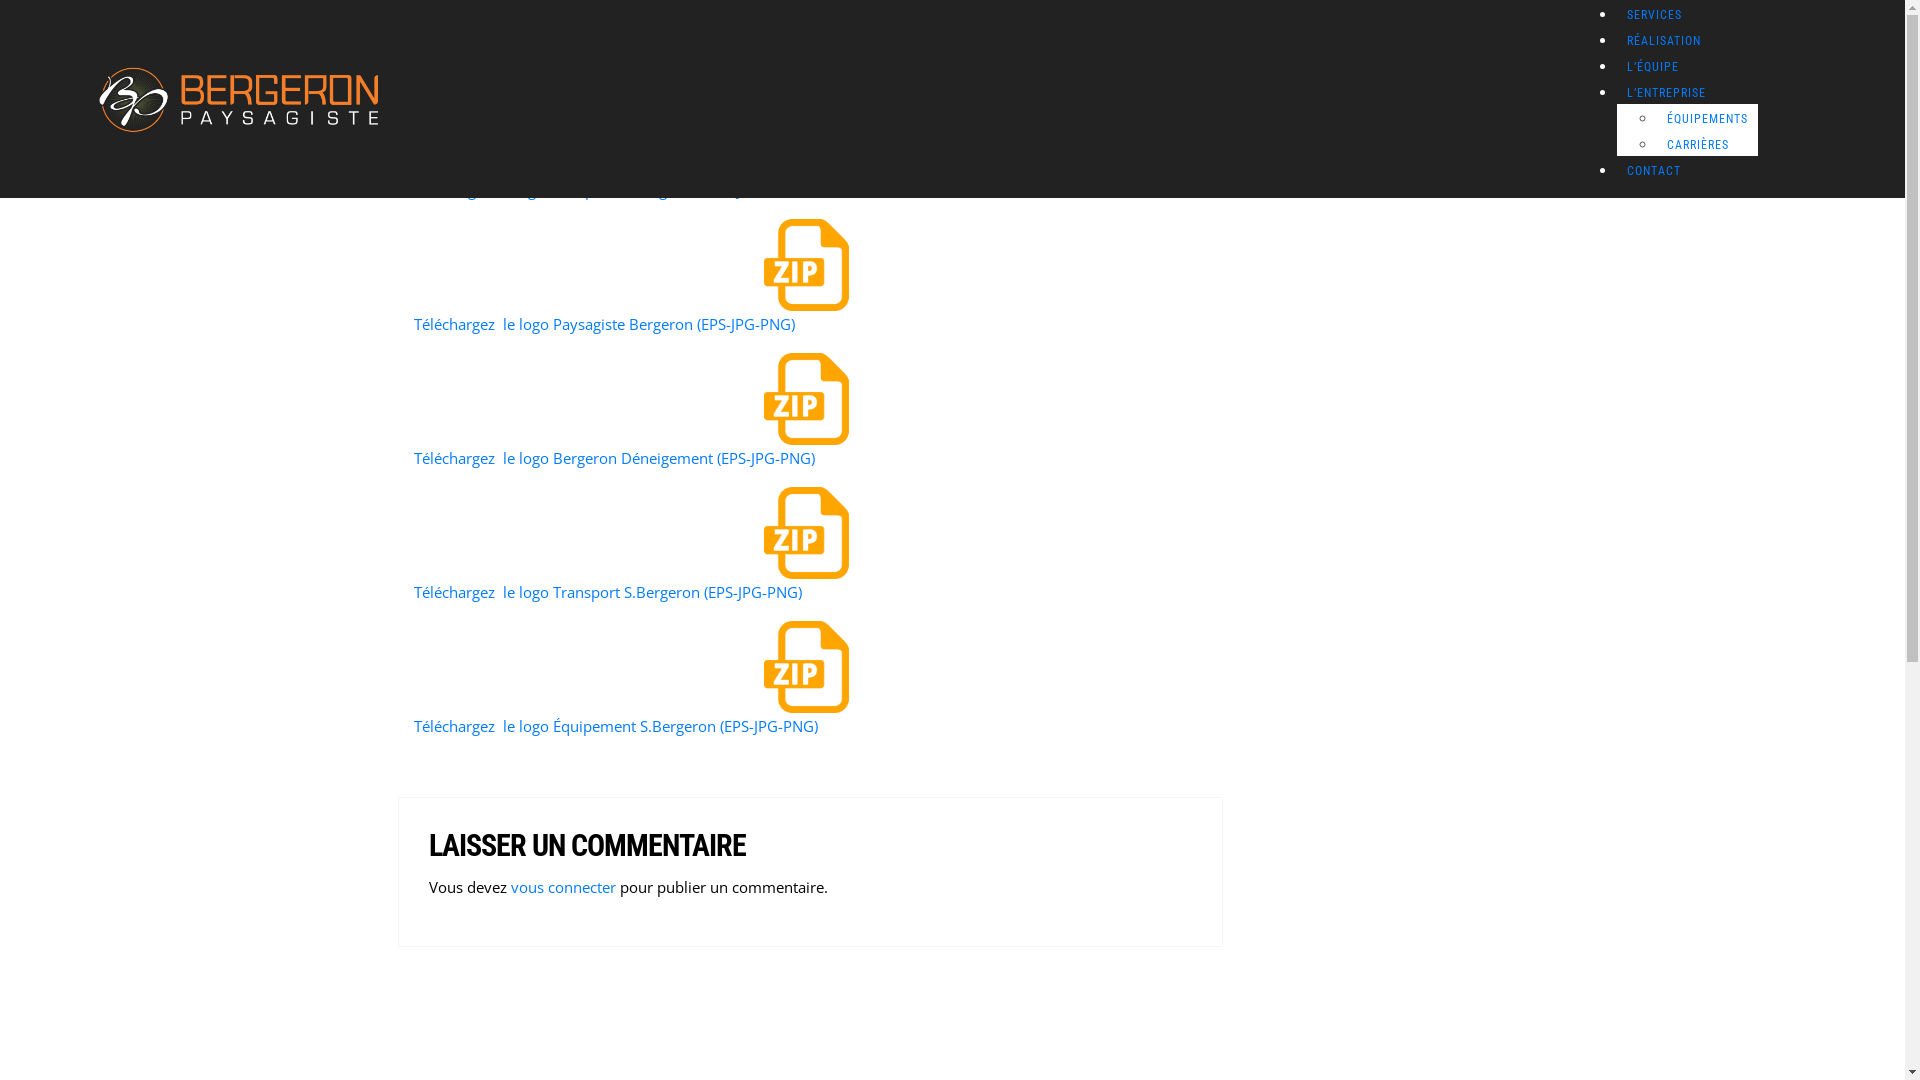 The image size is (1920, 1080). What do you see at coordinates (561, 886) in the screenshot?
I see `'vous connecter'` at bounding box center [561, 886].